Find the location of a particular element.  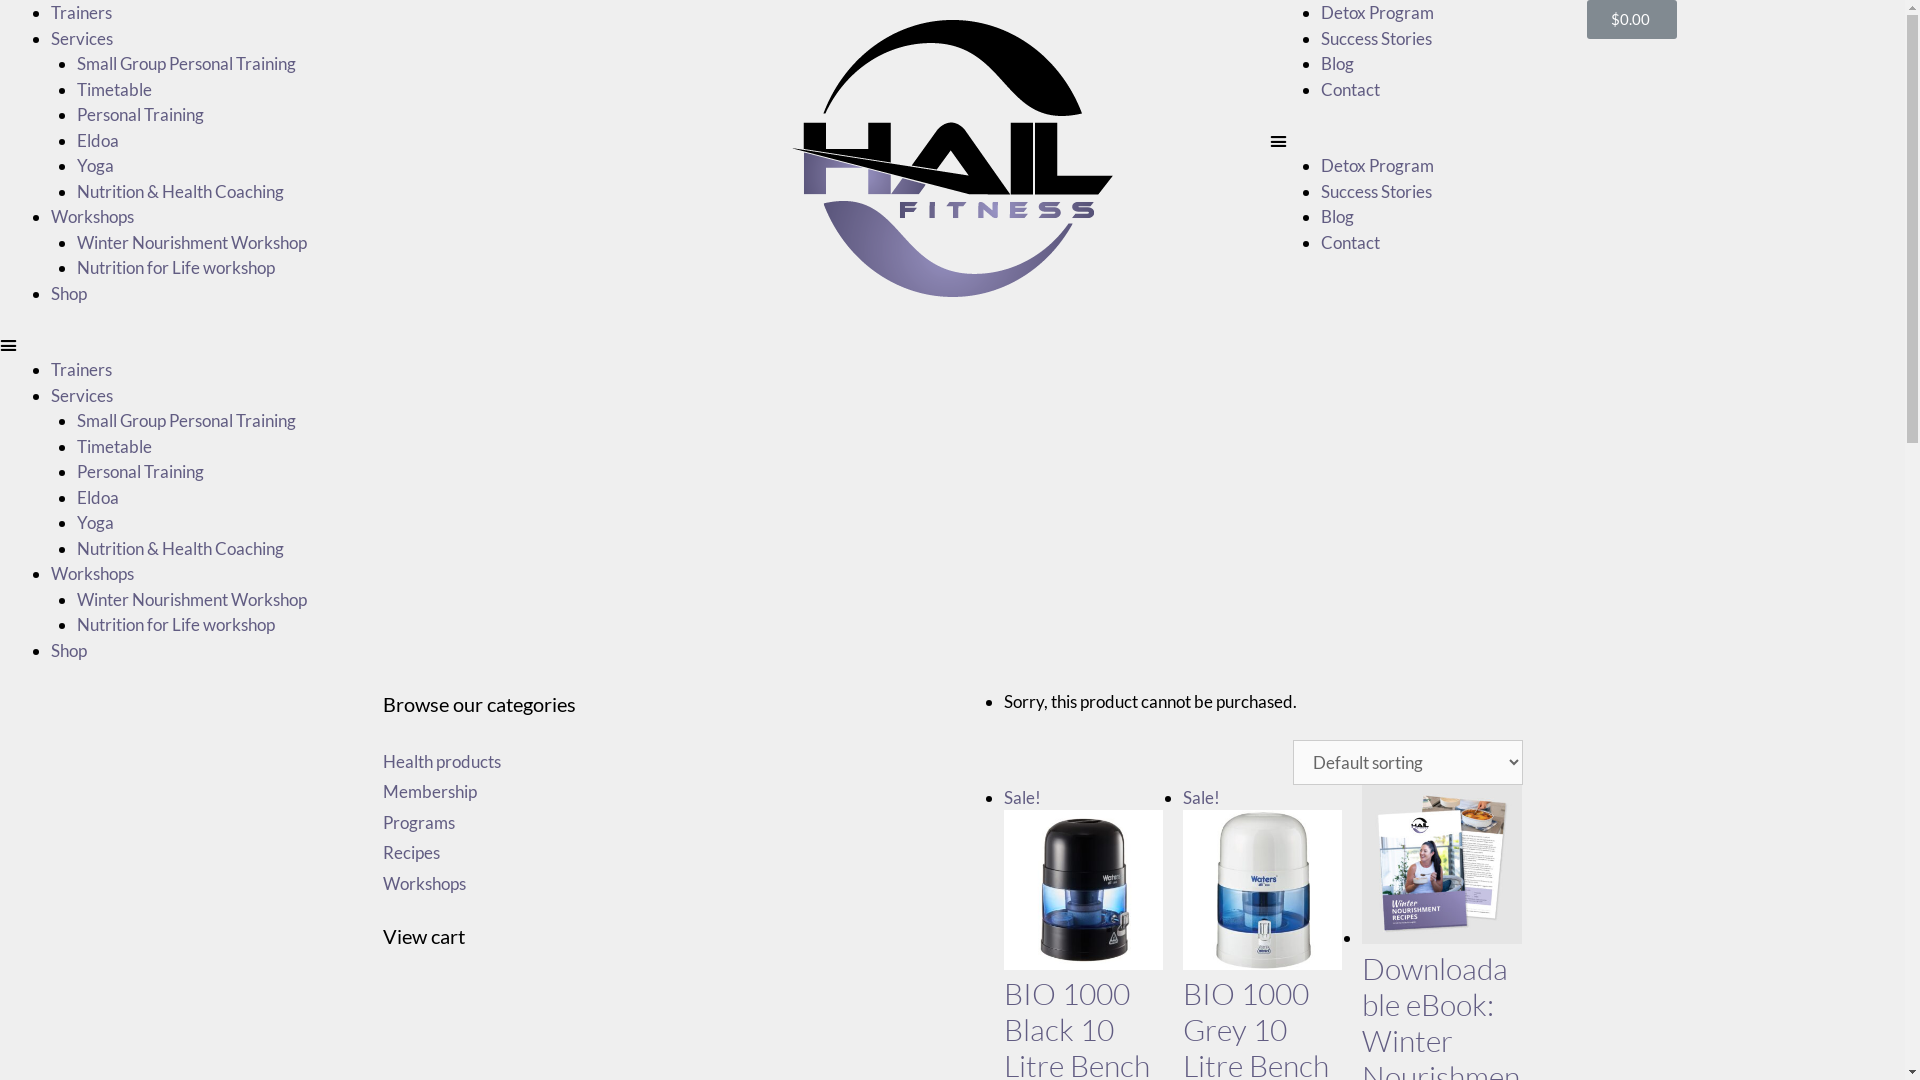

'Nutrition for Life workshop' is located at coordinates (174, 266).